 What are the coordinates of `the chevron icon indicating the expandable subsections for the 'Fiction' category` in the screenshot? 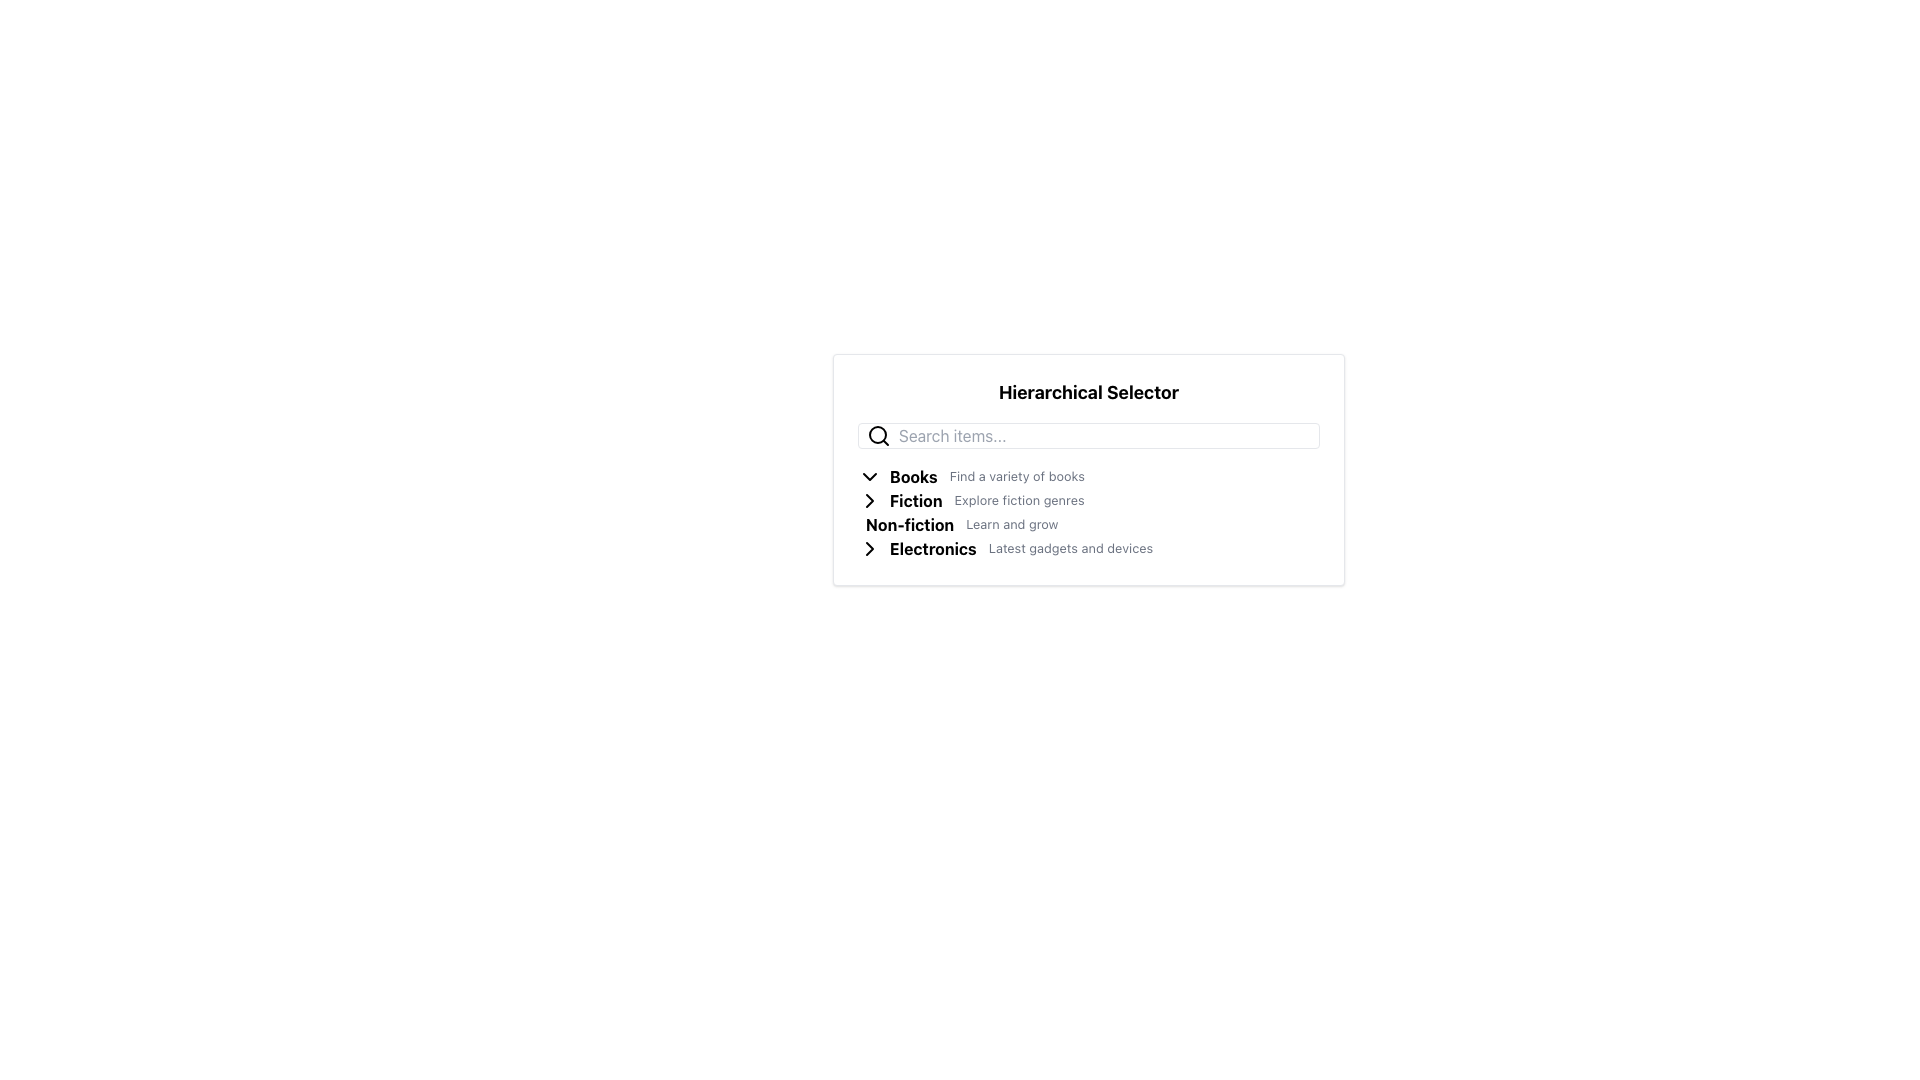 It's located at (873, 500).